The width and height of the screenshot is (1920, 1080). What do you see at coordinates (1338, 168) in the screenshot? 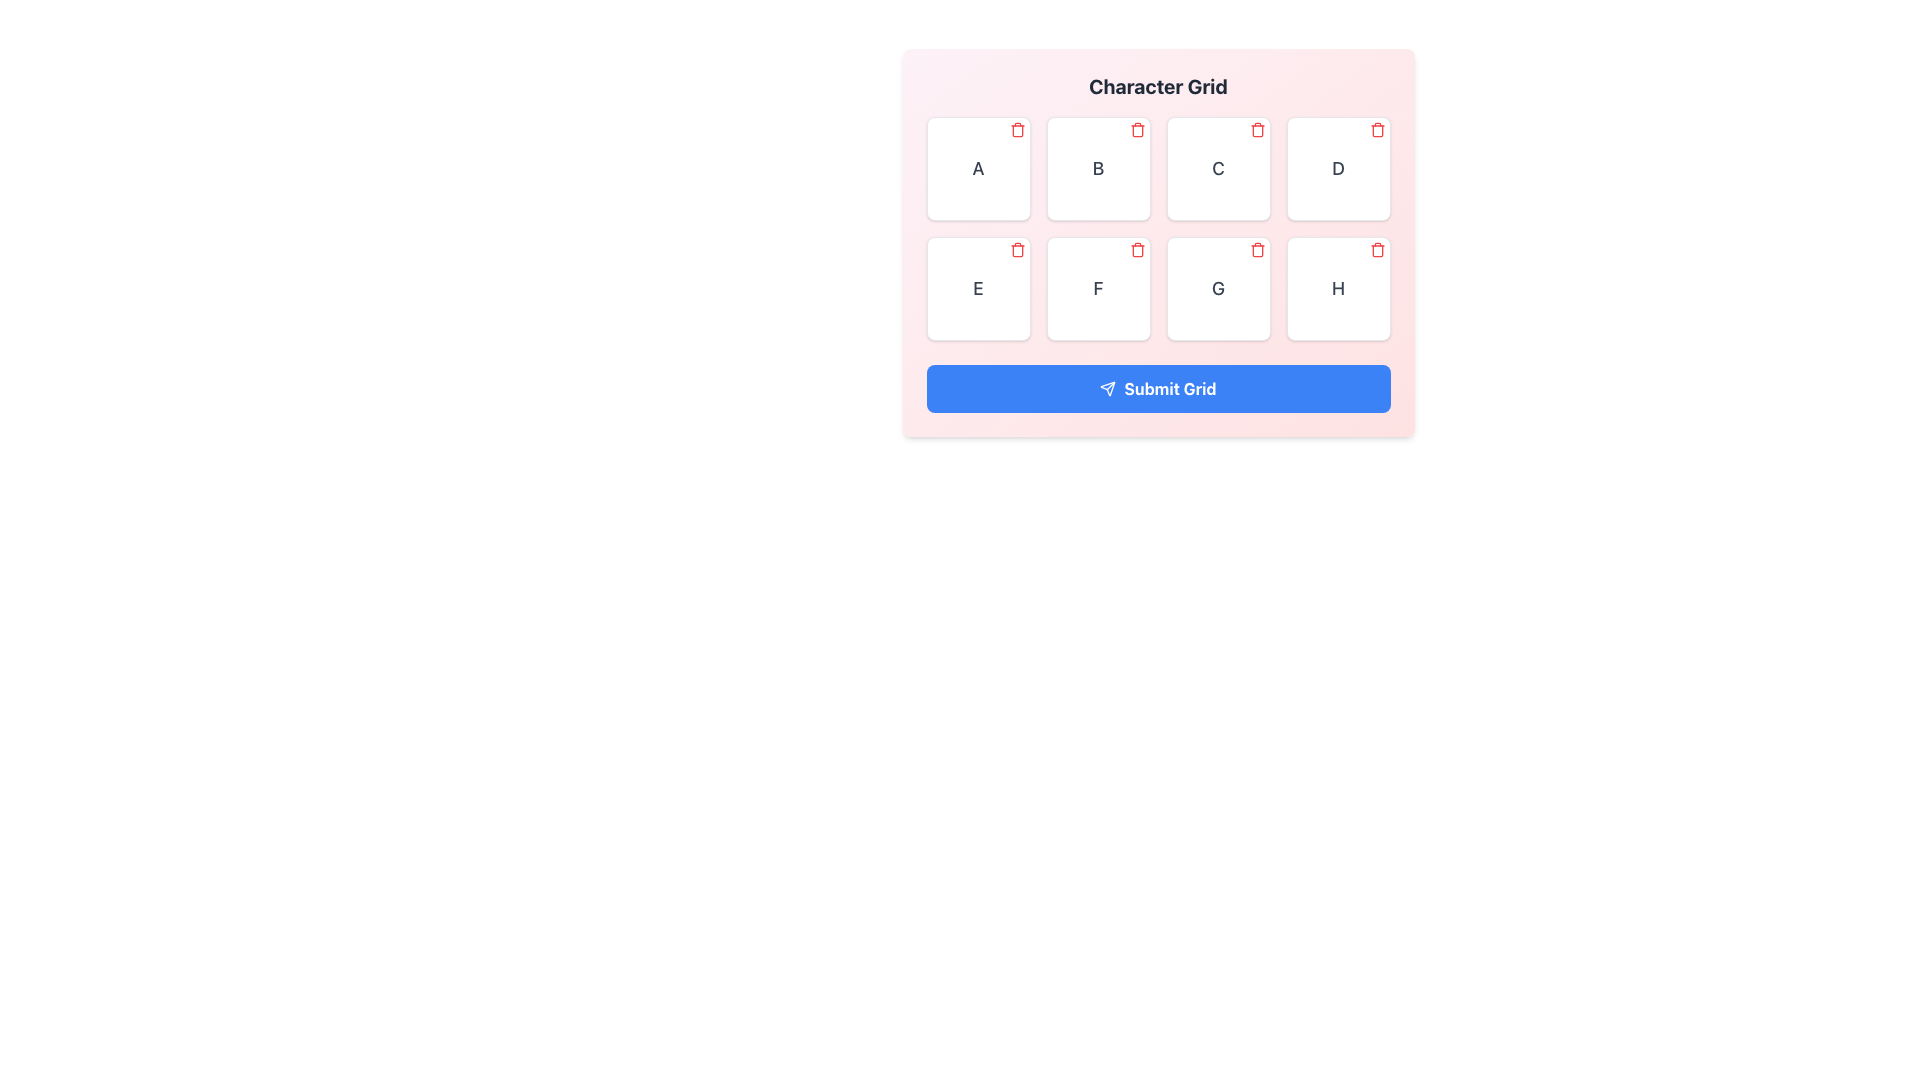
I see `the square-shaped button with a white background and a centered uppercase 'D' in bold, medium gray text` at bounding box center [1338, 168].